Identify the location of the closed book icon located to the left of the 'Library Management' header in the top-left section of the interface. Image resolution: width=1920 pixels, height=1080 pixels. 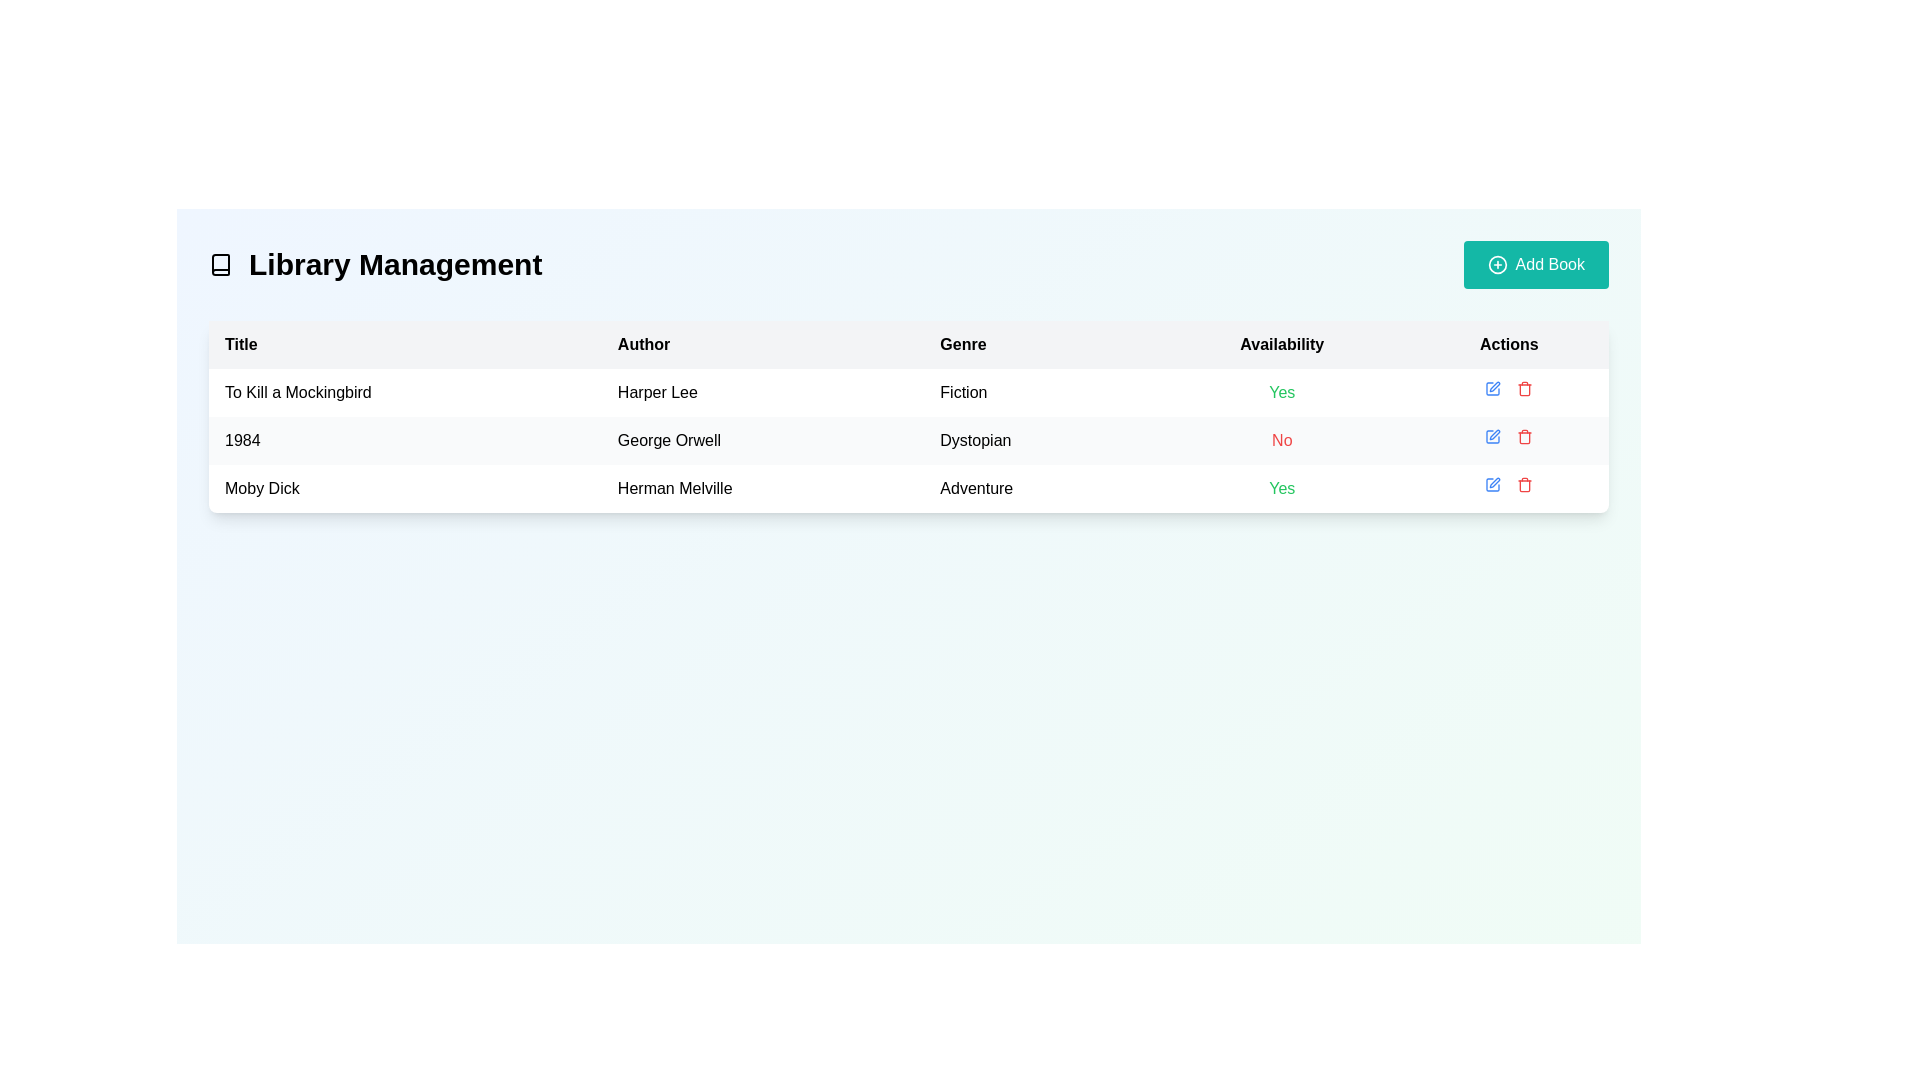
(220, 264).